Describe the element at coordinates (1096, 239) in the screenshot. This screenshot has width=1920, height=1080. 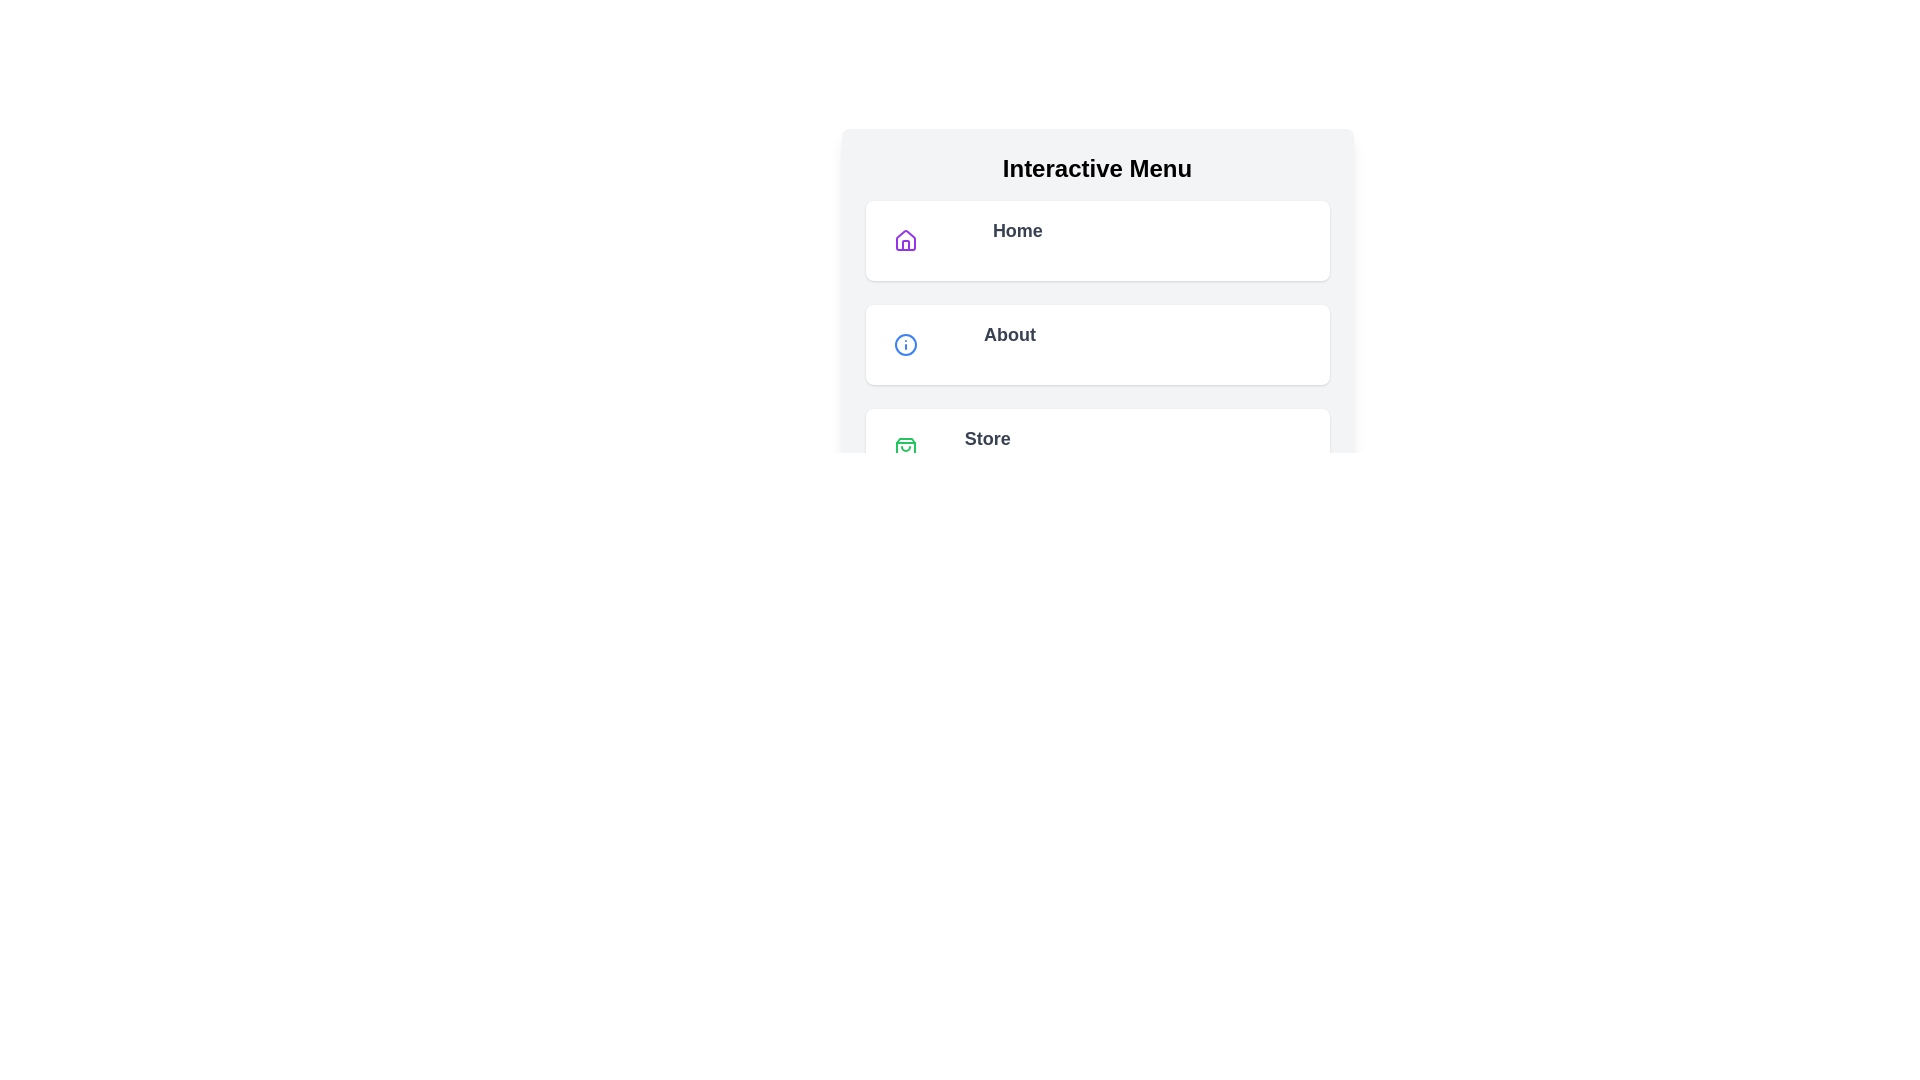
I see `the menu item labeled Home` at that location.